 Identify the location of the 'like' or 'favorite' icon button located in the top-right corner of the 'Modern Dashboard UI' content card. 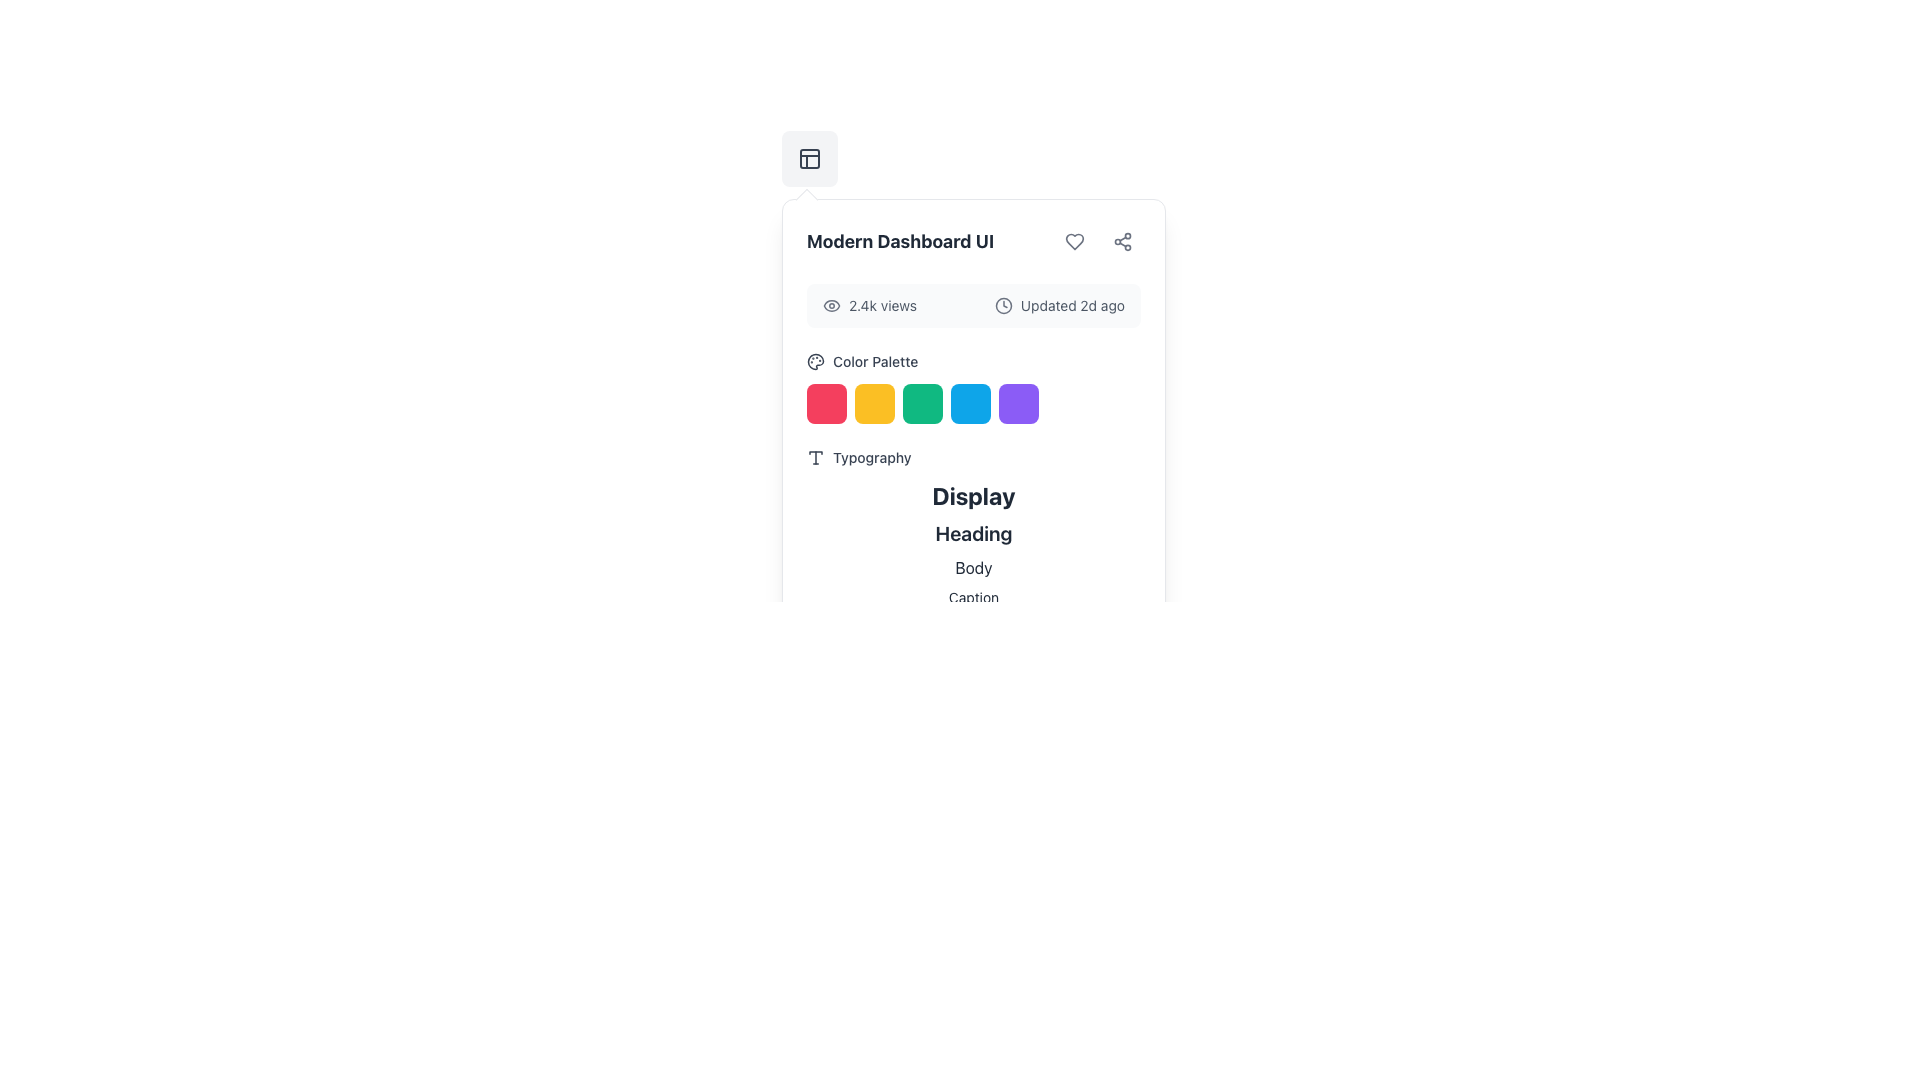
(1074, 241).